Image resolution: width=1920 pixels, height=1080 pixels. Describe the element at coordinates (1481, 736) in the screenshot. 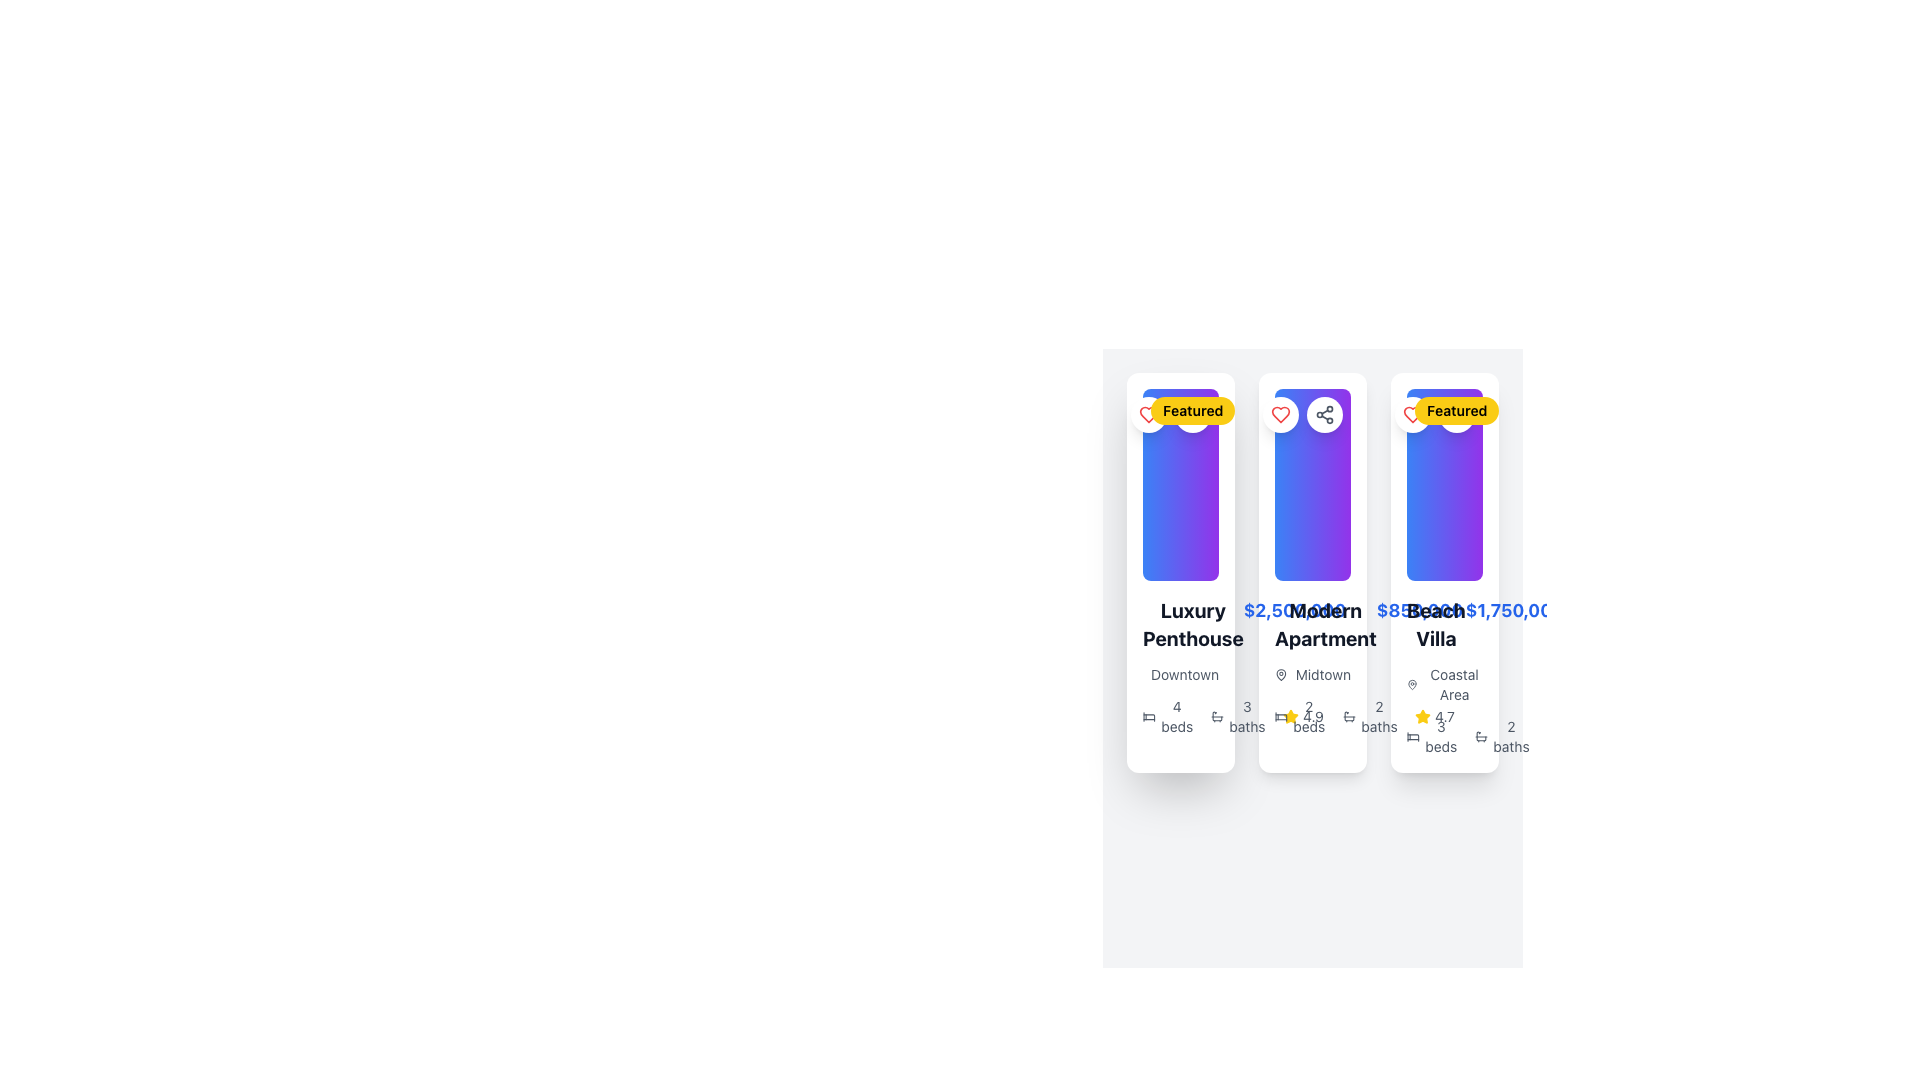

I see `the bathroom icon located to the left of the text '2 baths' in the bottom portion of the property details card` at that location.